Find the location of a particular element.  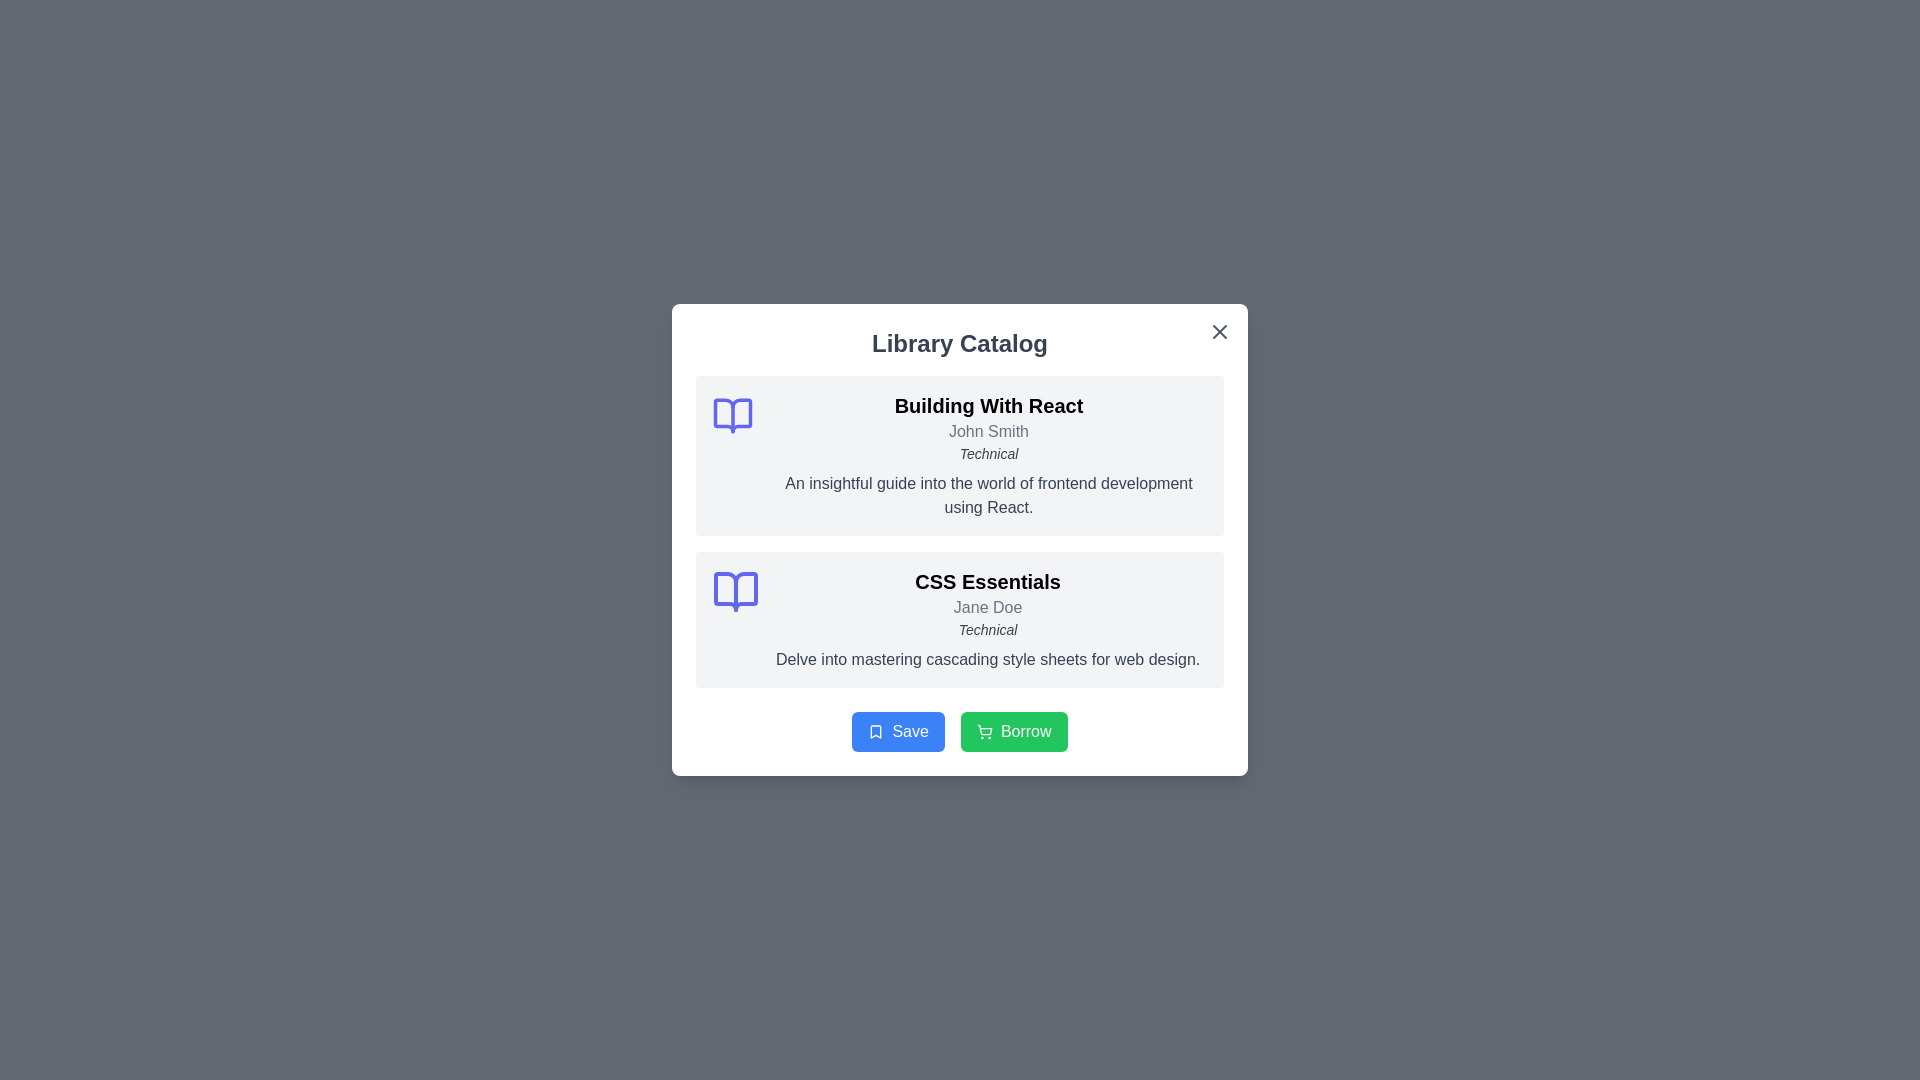

the informational card titled 'CSS Essentials' located in the lower half of the modal, beneath the 'Building With React' section, which is the second item in a vertical list of cards is located at coordinates (988, 619).